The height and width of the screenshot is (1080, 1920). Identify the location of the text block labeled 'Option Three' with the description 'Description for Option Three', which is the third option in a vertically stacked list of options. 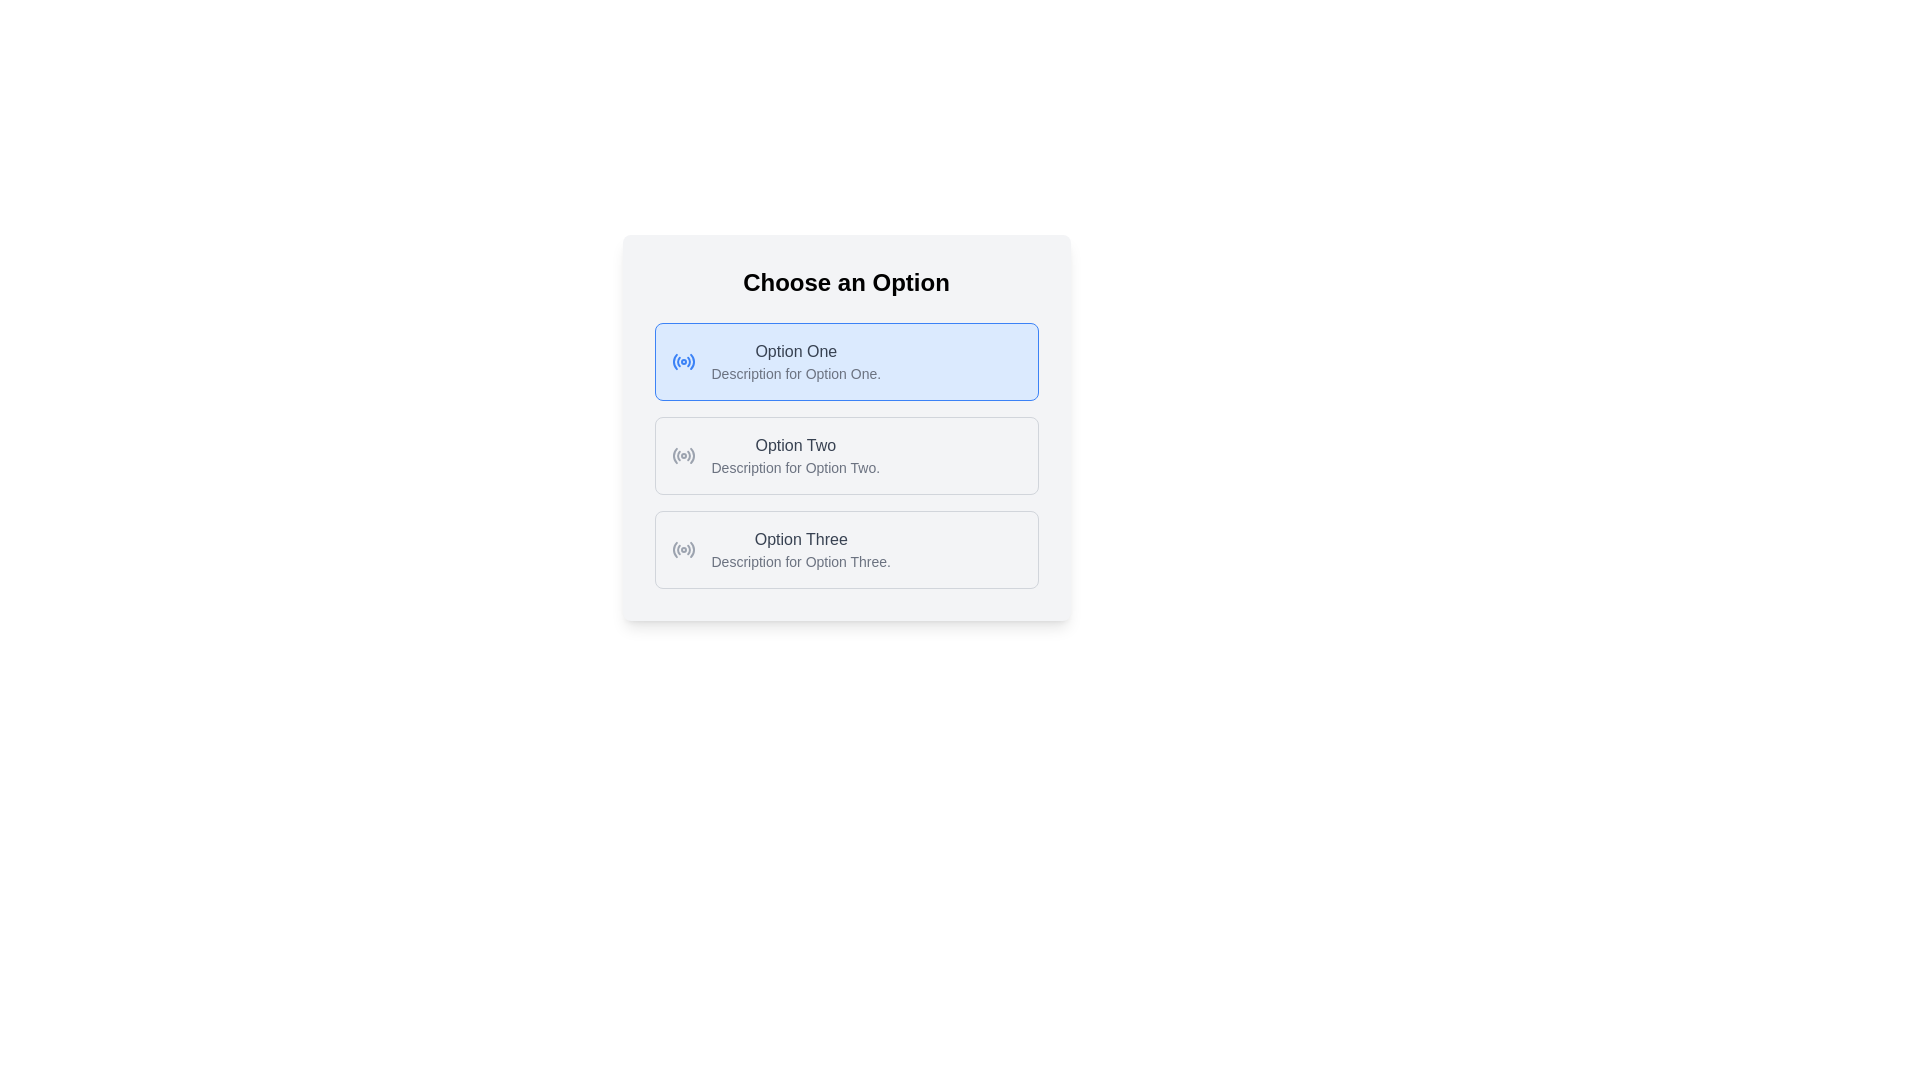
(801, 550).